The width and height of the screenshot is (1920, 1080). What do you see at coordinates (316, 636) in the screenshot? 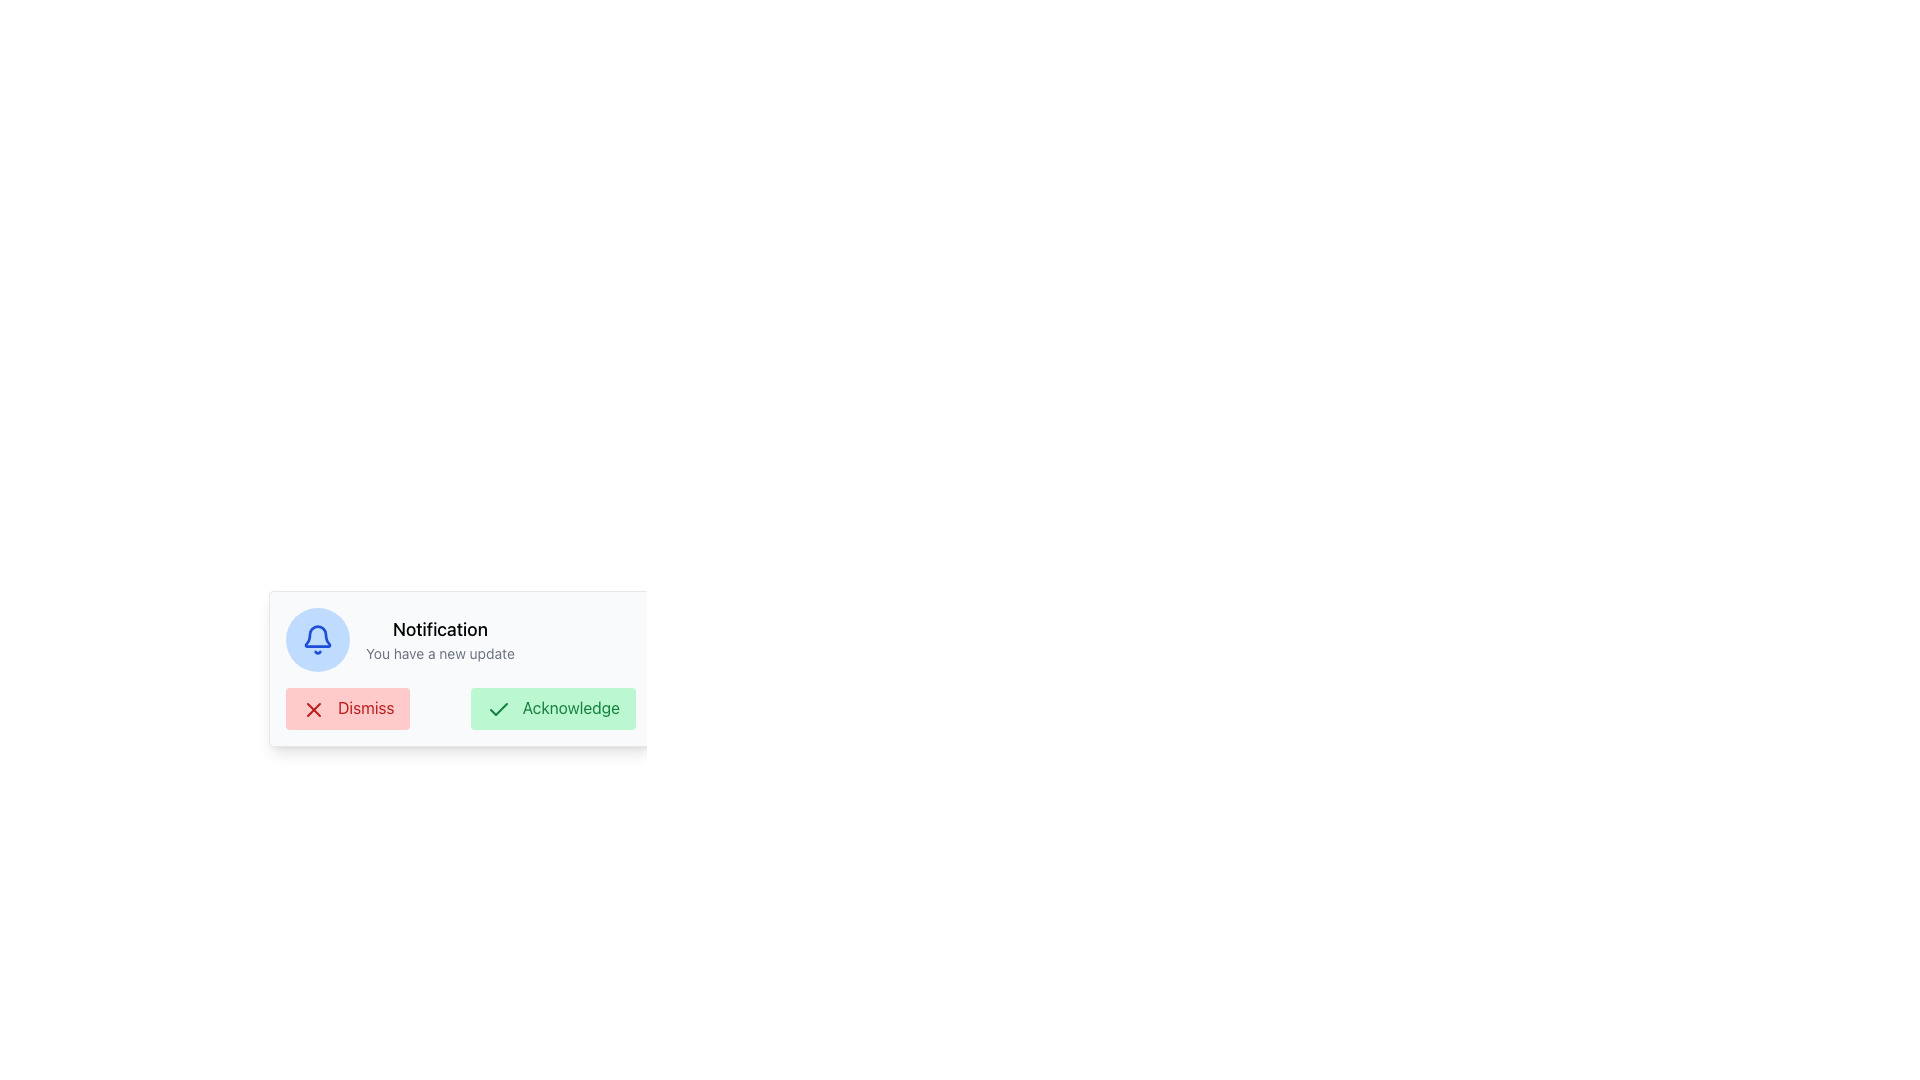
I see `the notification icon, which is represented by a circular blue frame located at the top left corner of the notification card` at bounding box center [316, 636].